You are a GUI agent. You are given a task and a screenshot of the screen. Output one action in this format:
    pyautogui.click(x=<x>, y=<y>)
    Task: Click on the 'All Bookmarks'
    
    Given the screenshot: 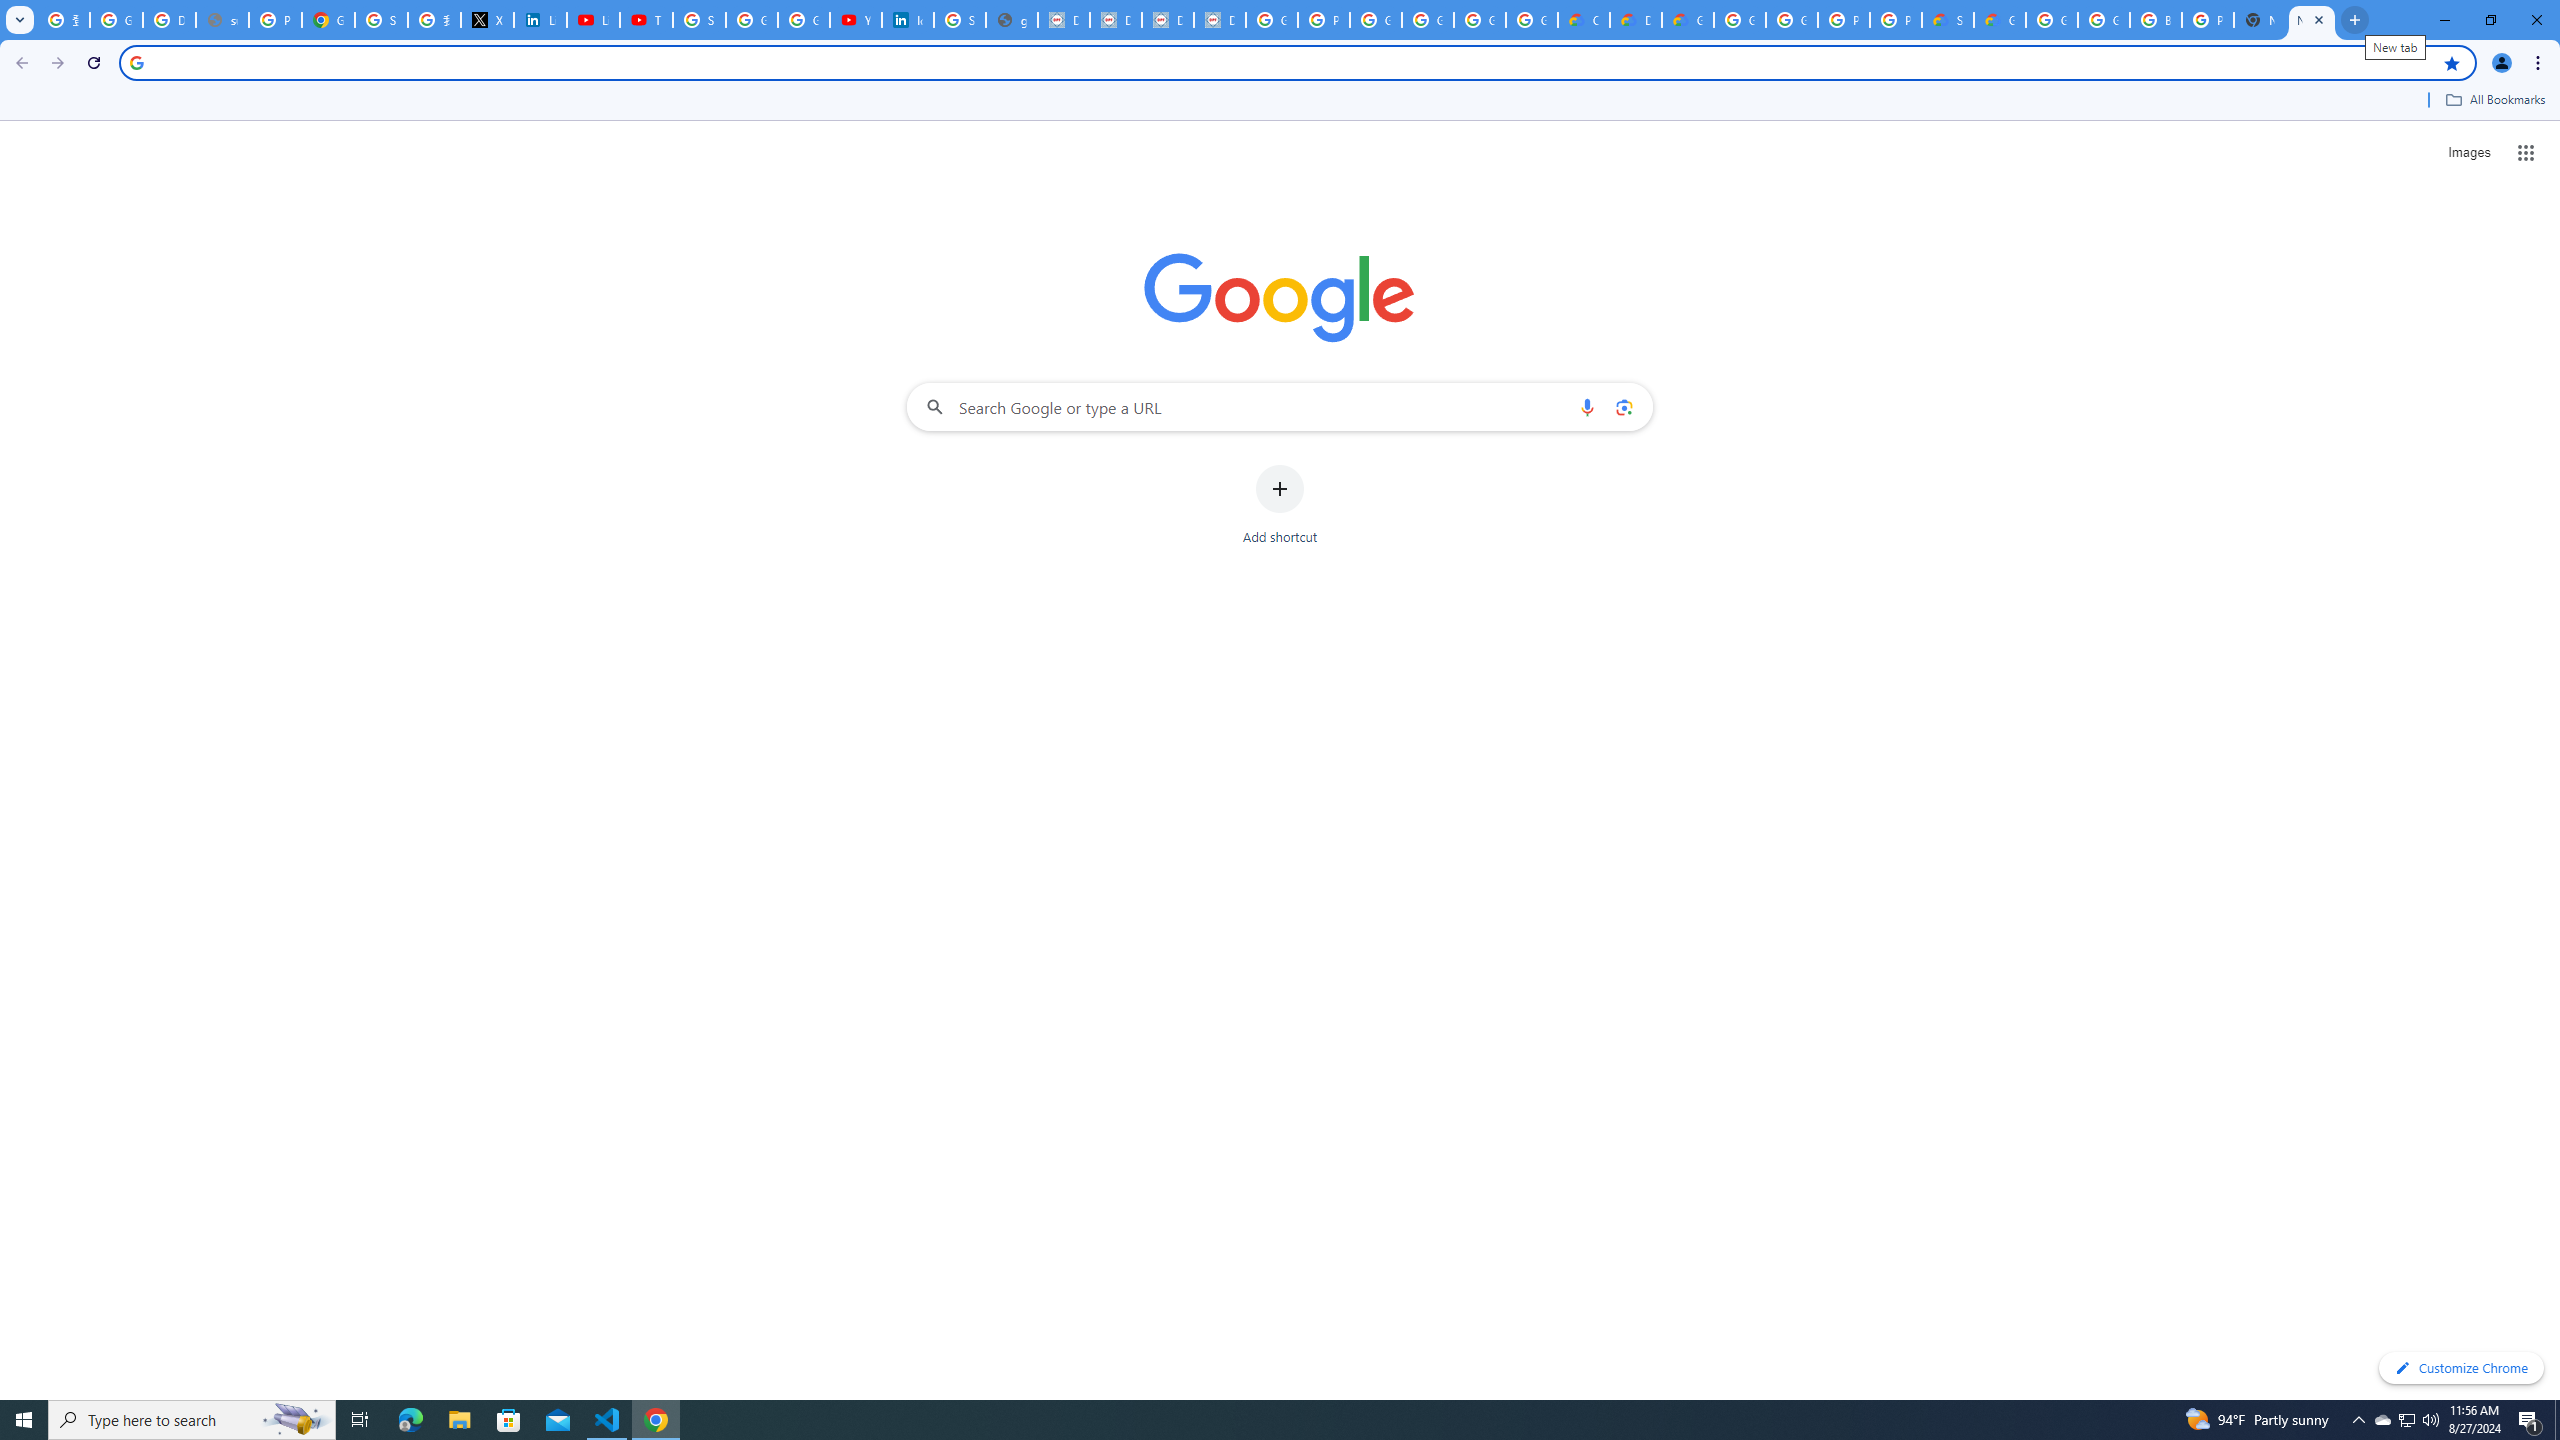 What is the action you would take?
    pyautogui.click(x=2494, y=99)
    